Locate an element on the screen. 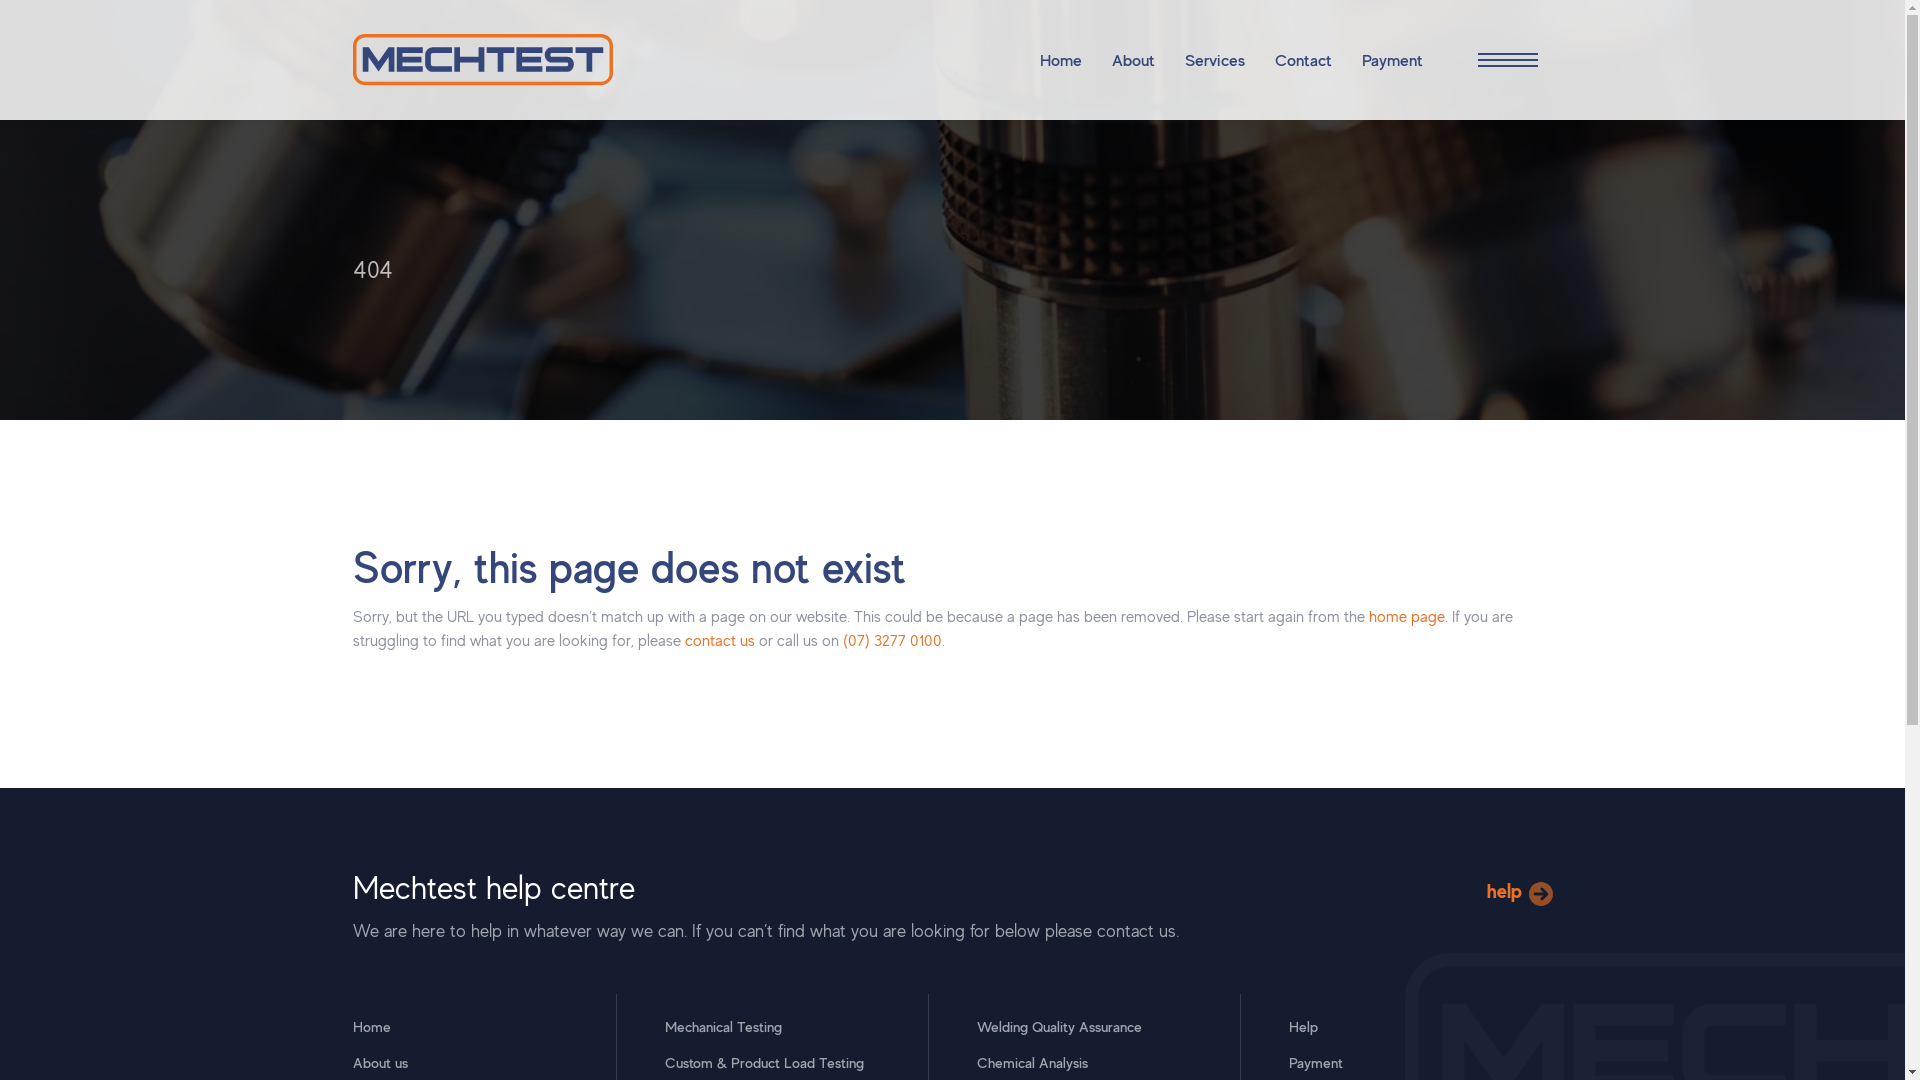 Image resolution: width=1920 pixels, height=1080 pixels. '(07) 3277 0100' is located at coordinates (890, 640).